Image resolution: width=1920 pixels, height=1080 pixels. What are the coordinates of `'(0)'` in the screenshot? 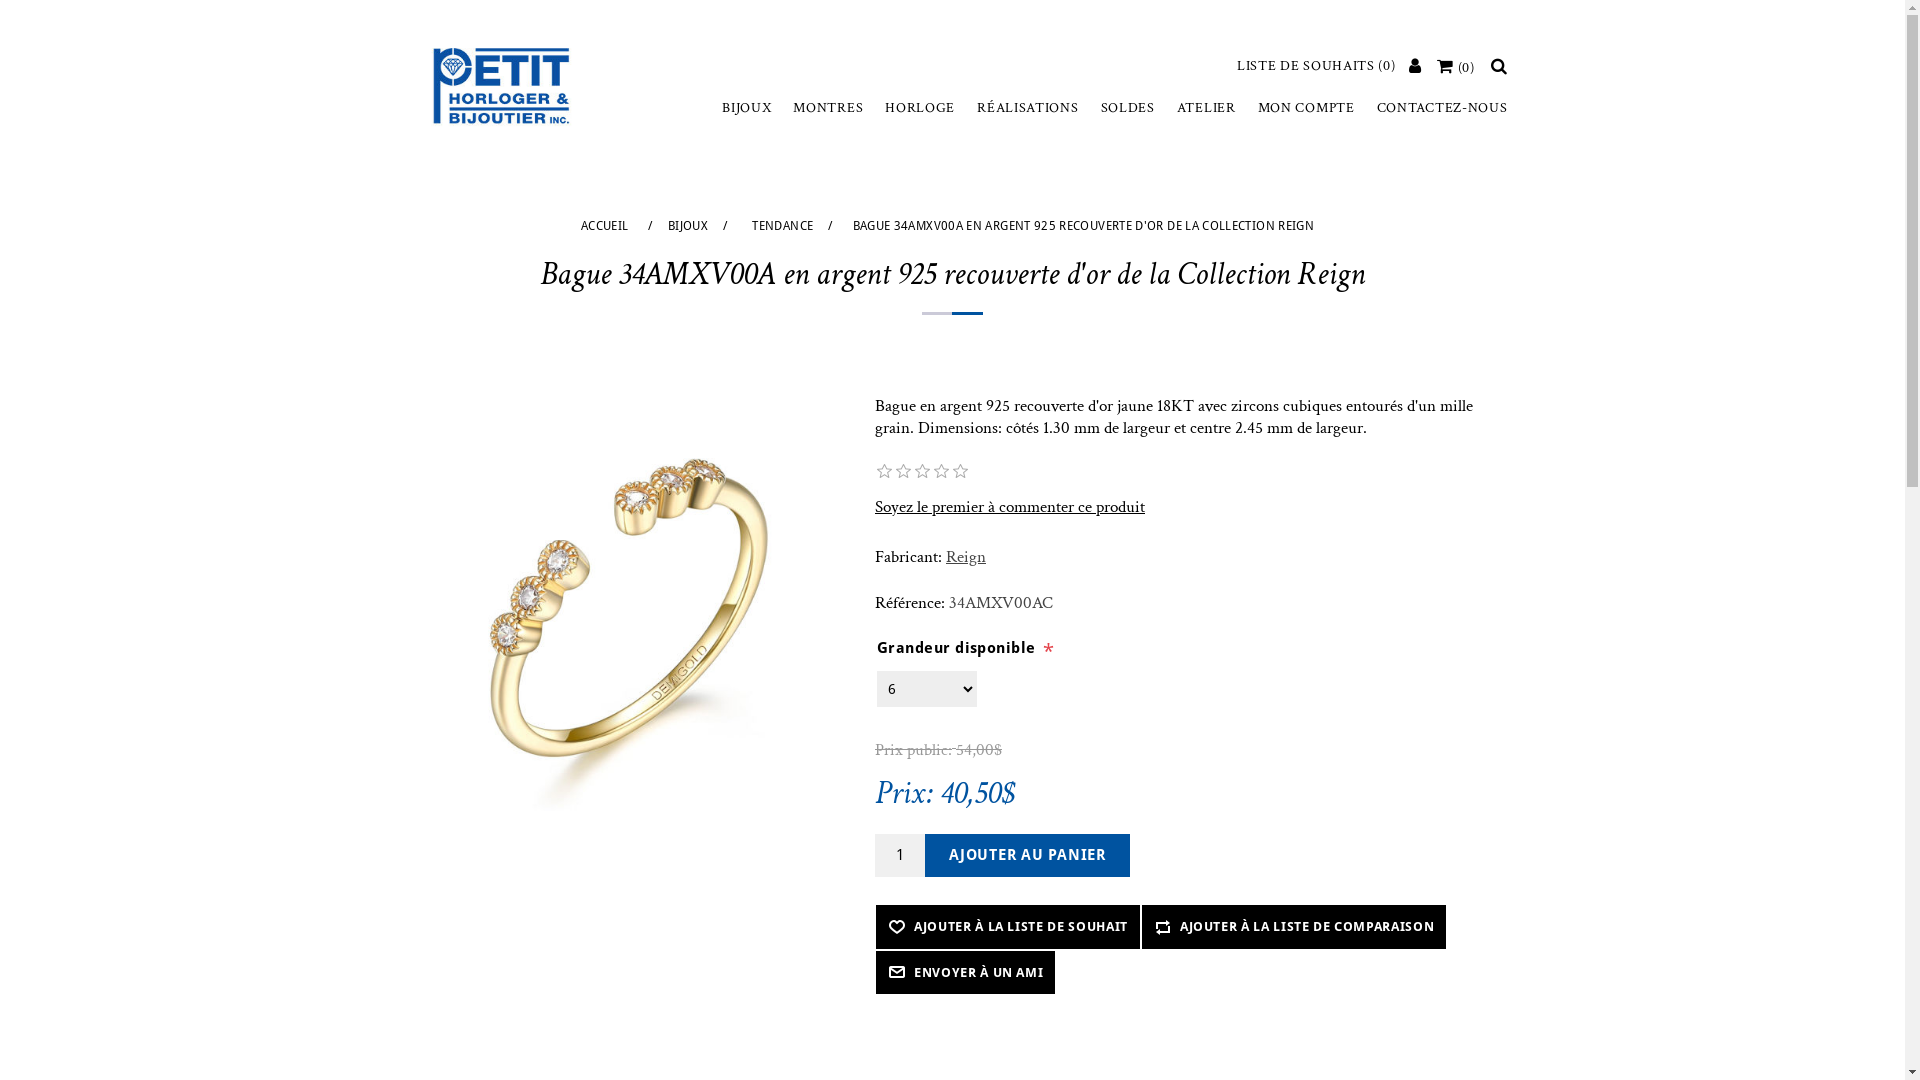 It's located at (1455, 67).